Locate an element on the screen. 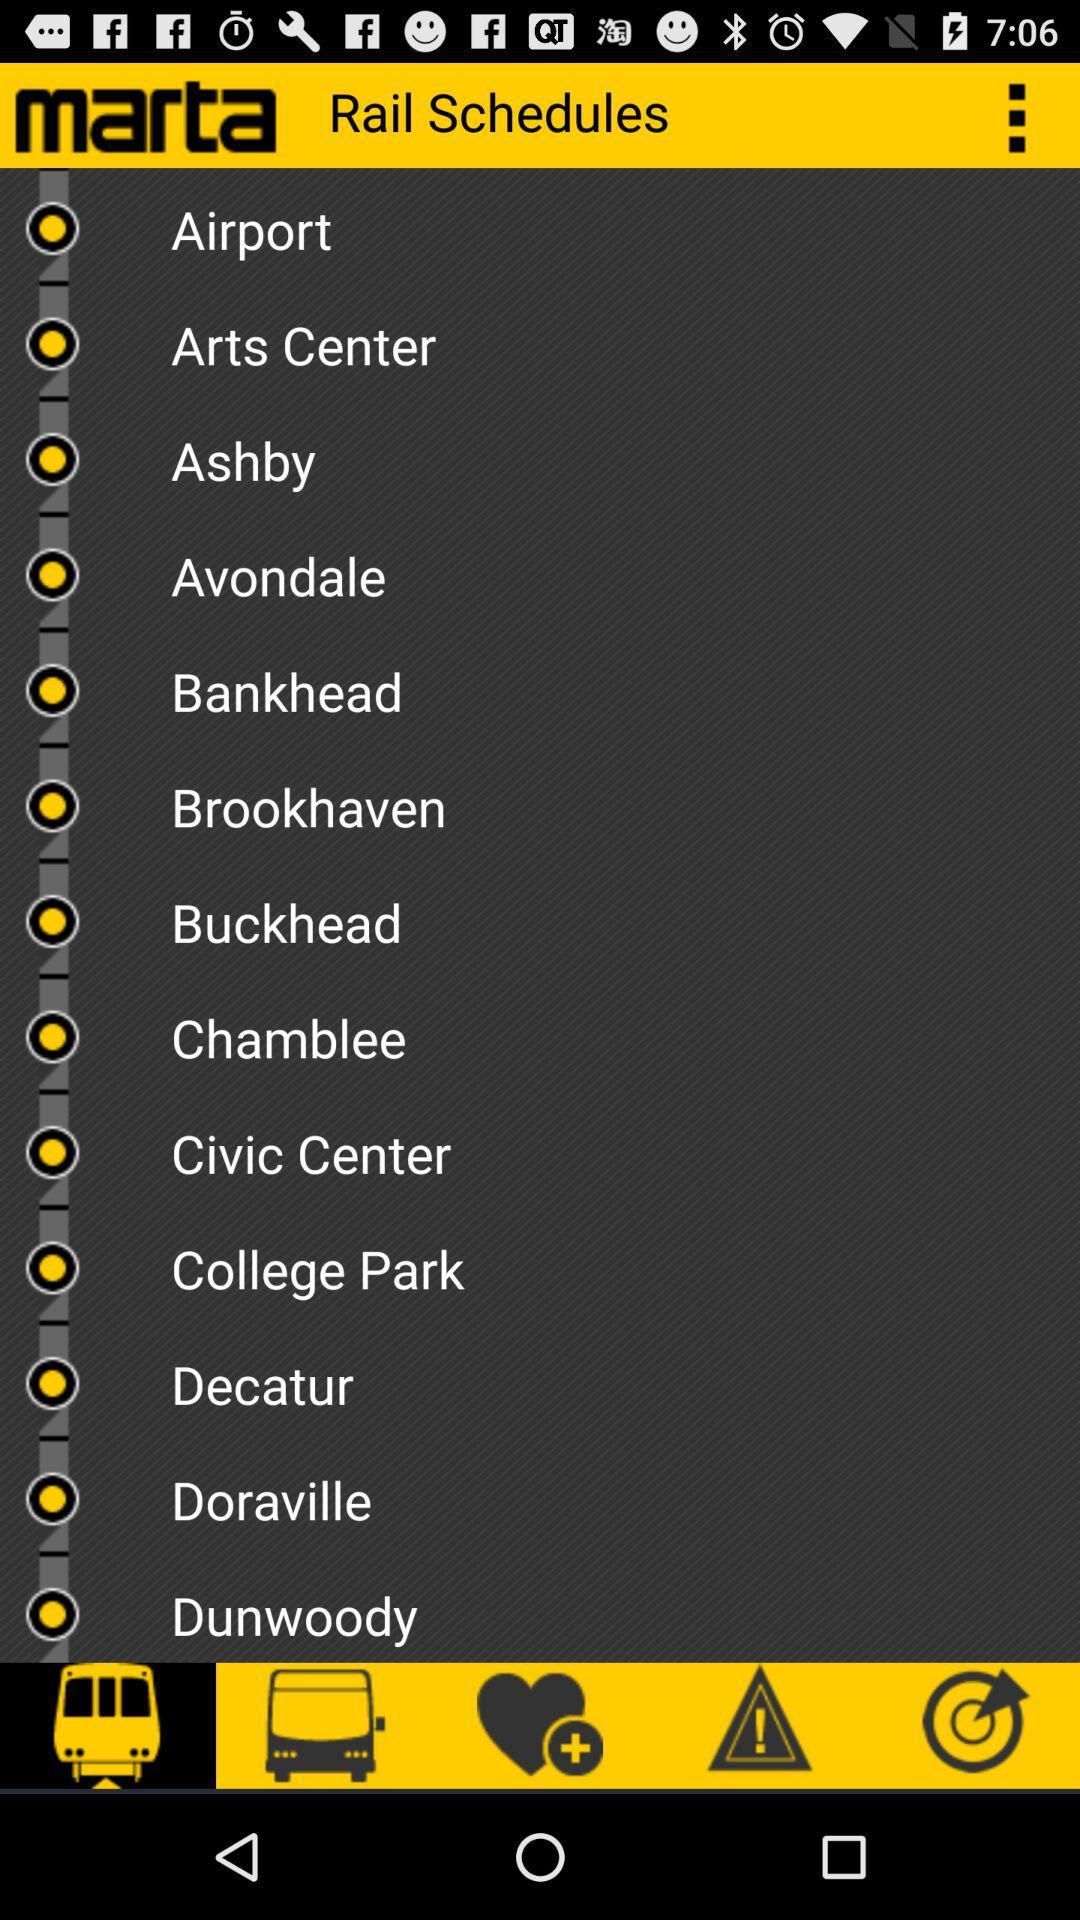  item above the doraville item is located at coordinates (624, 1376).